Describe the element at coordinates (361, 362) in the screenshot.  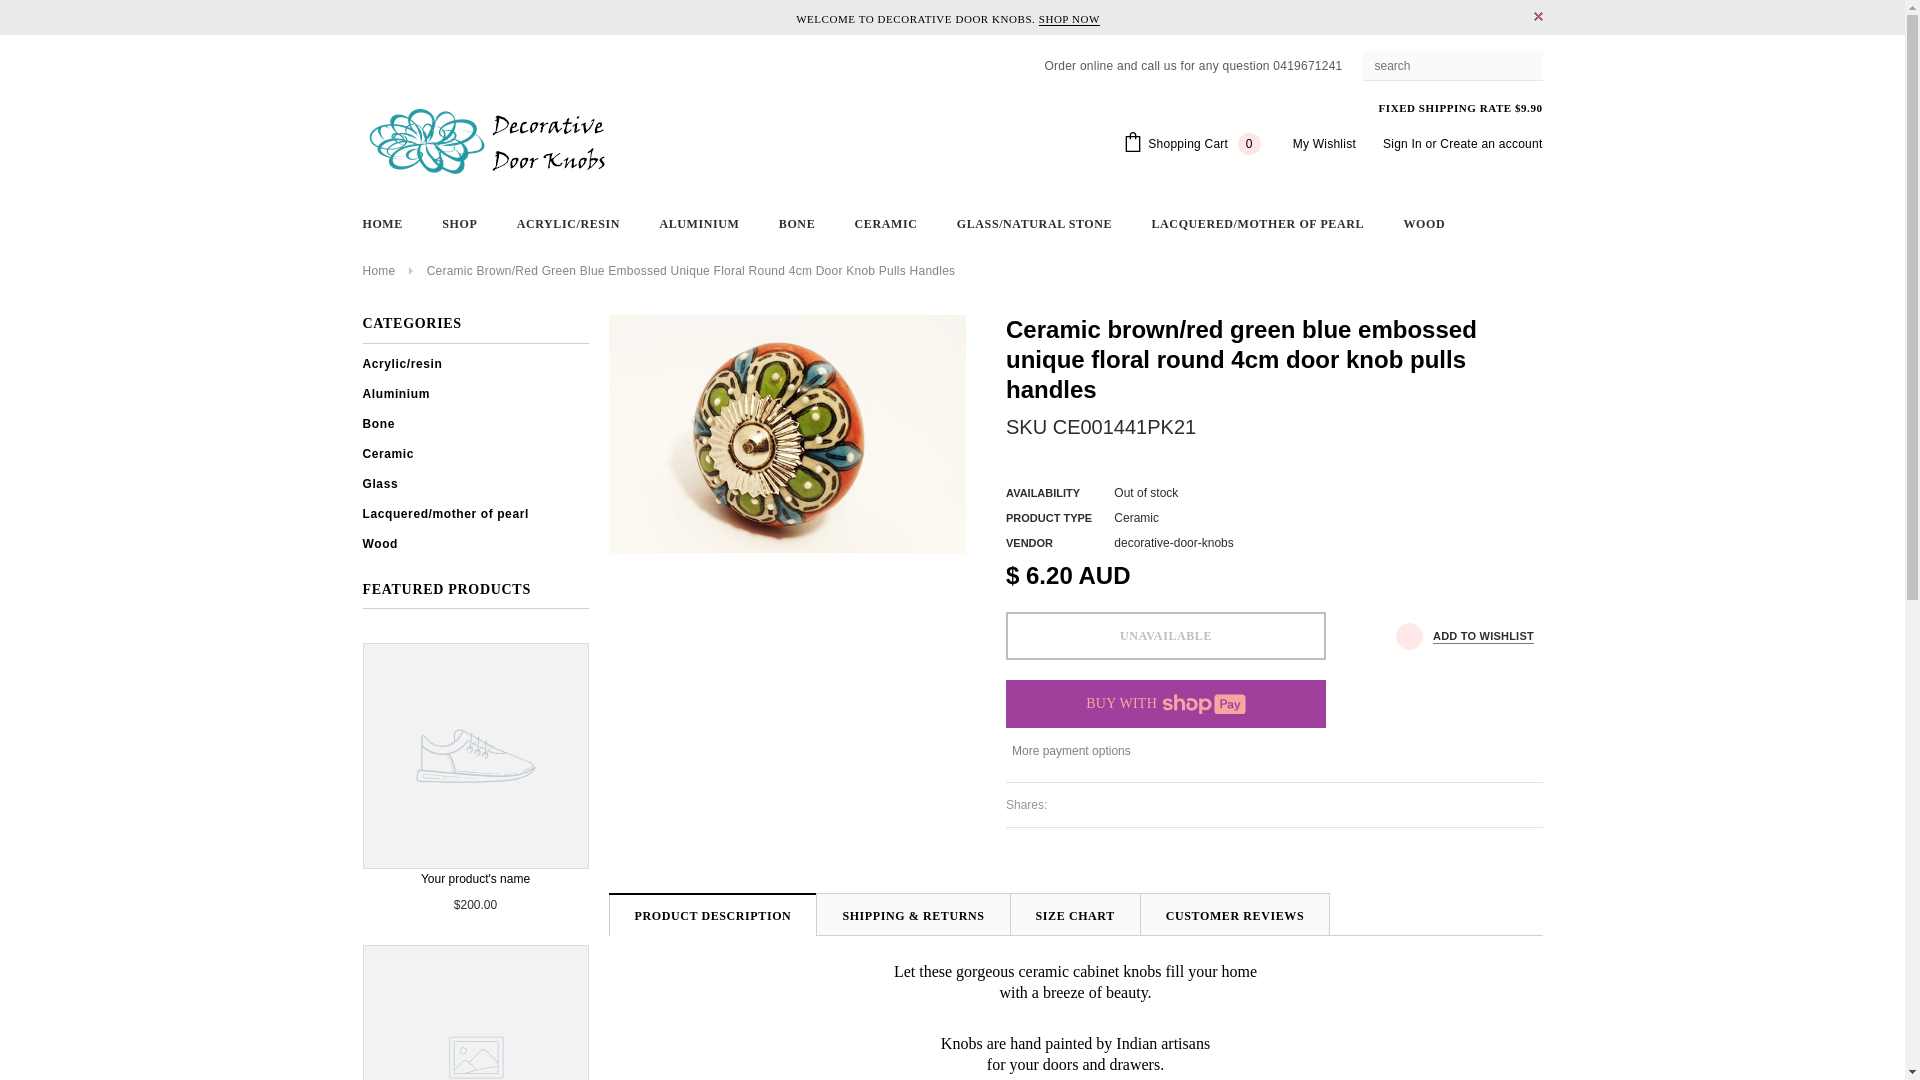
I see `'Acrylic/resin'` at that location.